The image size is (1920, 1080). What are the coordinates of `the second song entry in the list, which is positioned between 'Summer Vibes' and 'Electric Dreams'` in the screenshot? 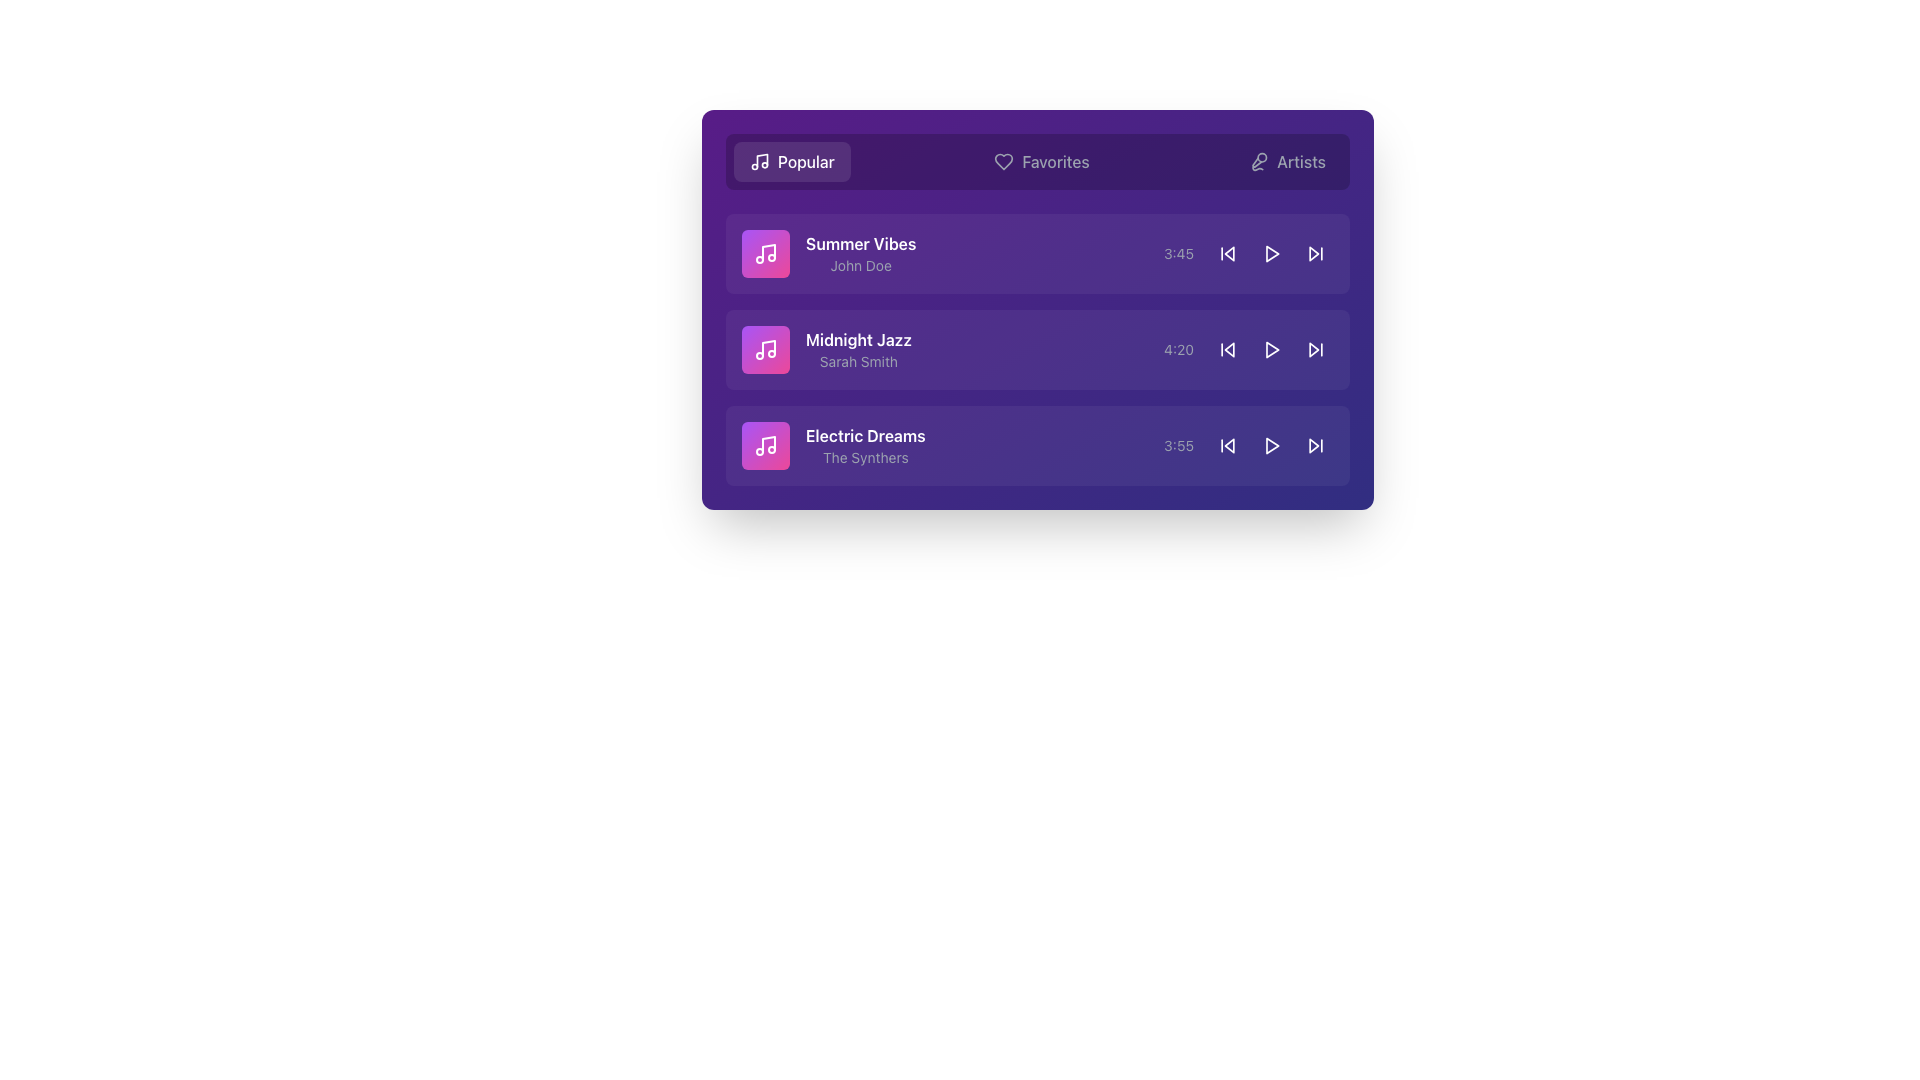 It's located at (1037, 349).